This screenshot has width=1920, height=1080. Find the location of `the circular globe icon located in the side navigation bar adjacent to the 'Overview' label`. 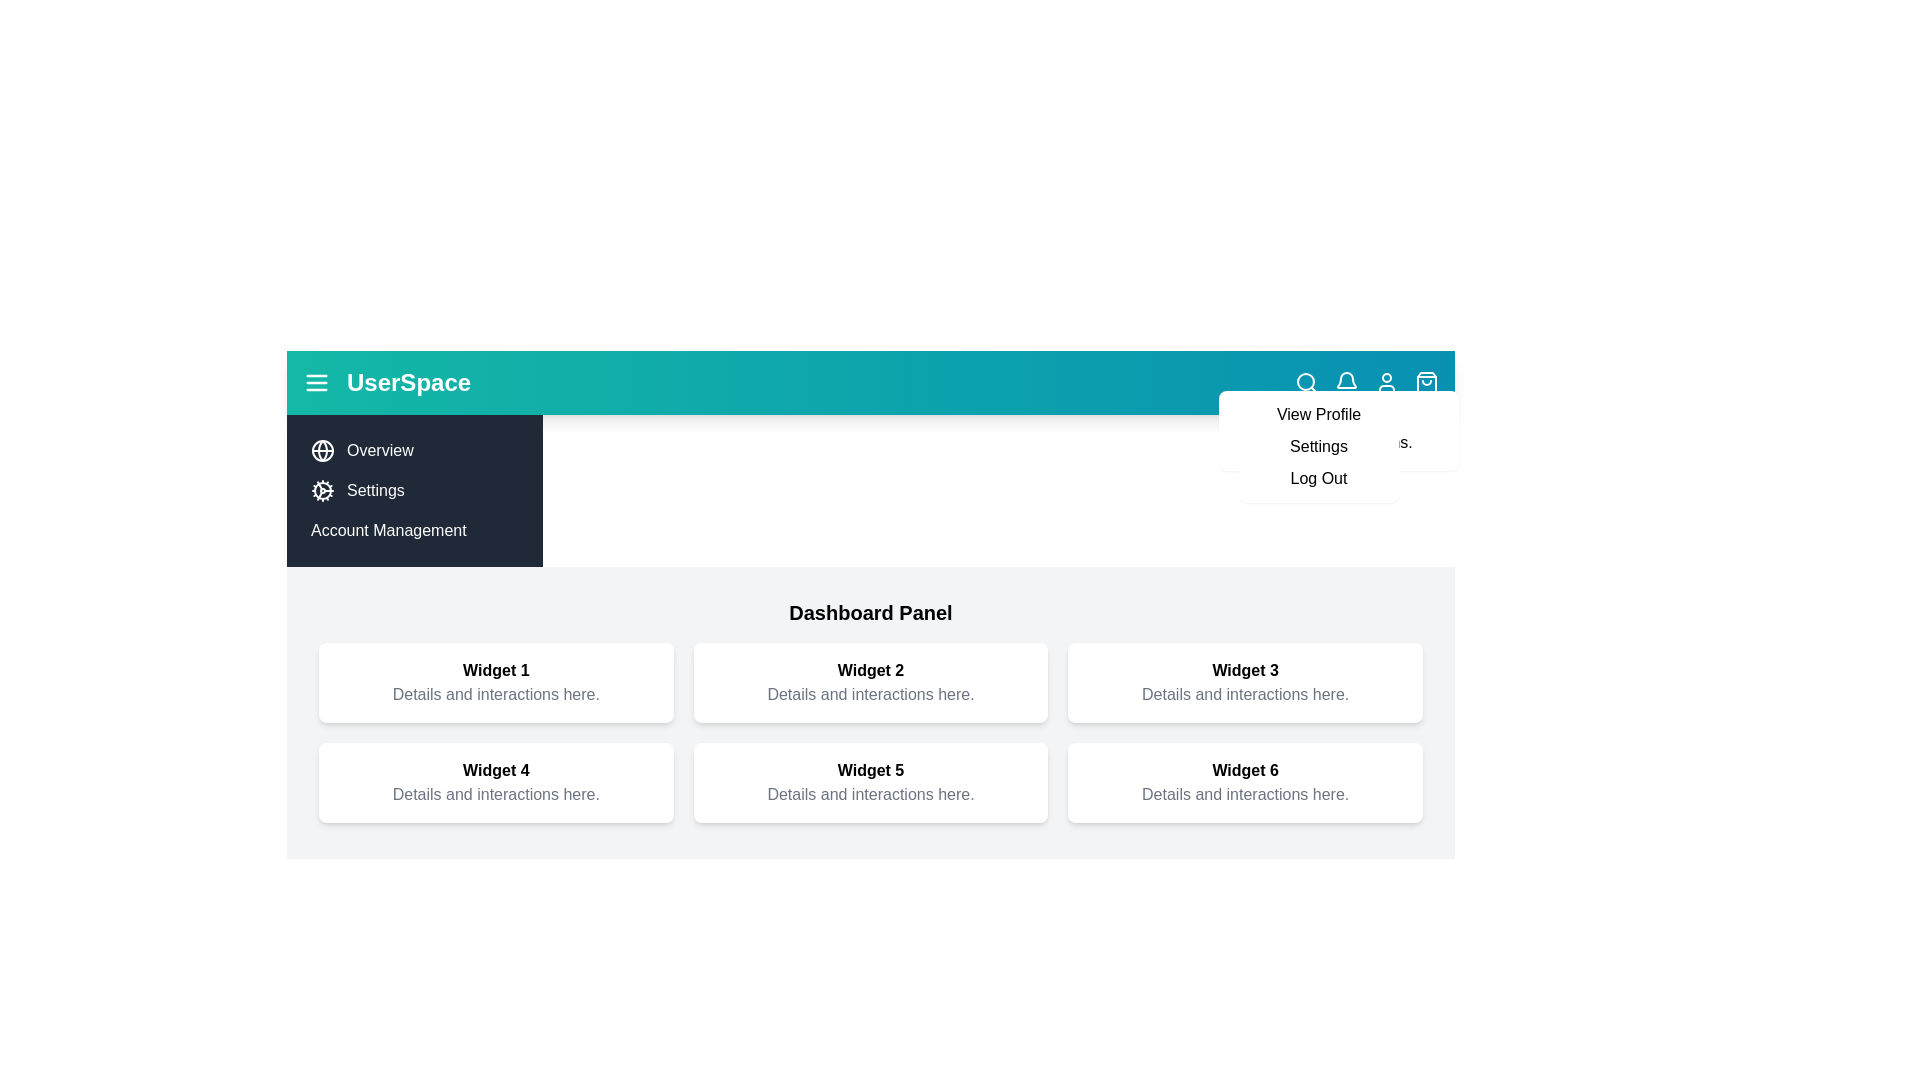

the circular globe icon located in the side navigation bar adjacent to the 'Overview' label is located at coordinates (322, 451).